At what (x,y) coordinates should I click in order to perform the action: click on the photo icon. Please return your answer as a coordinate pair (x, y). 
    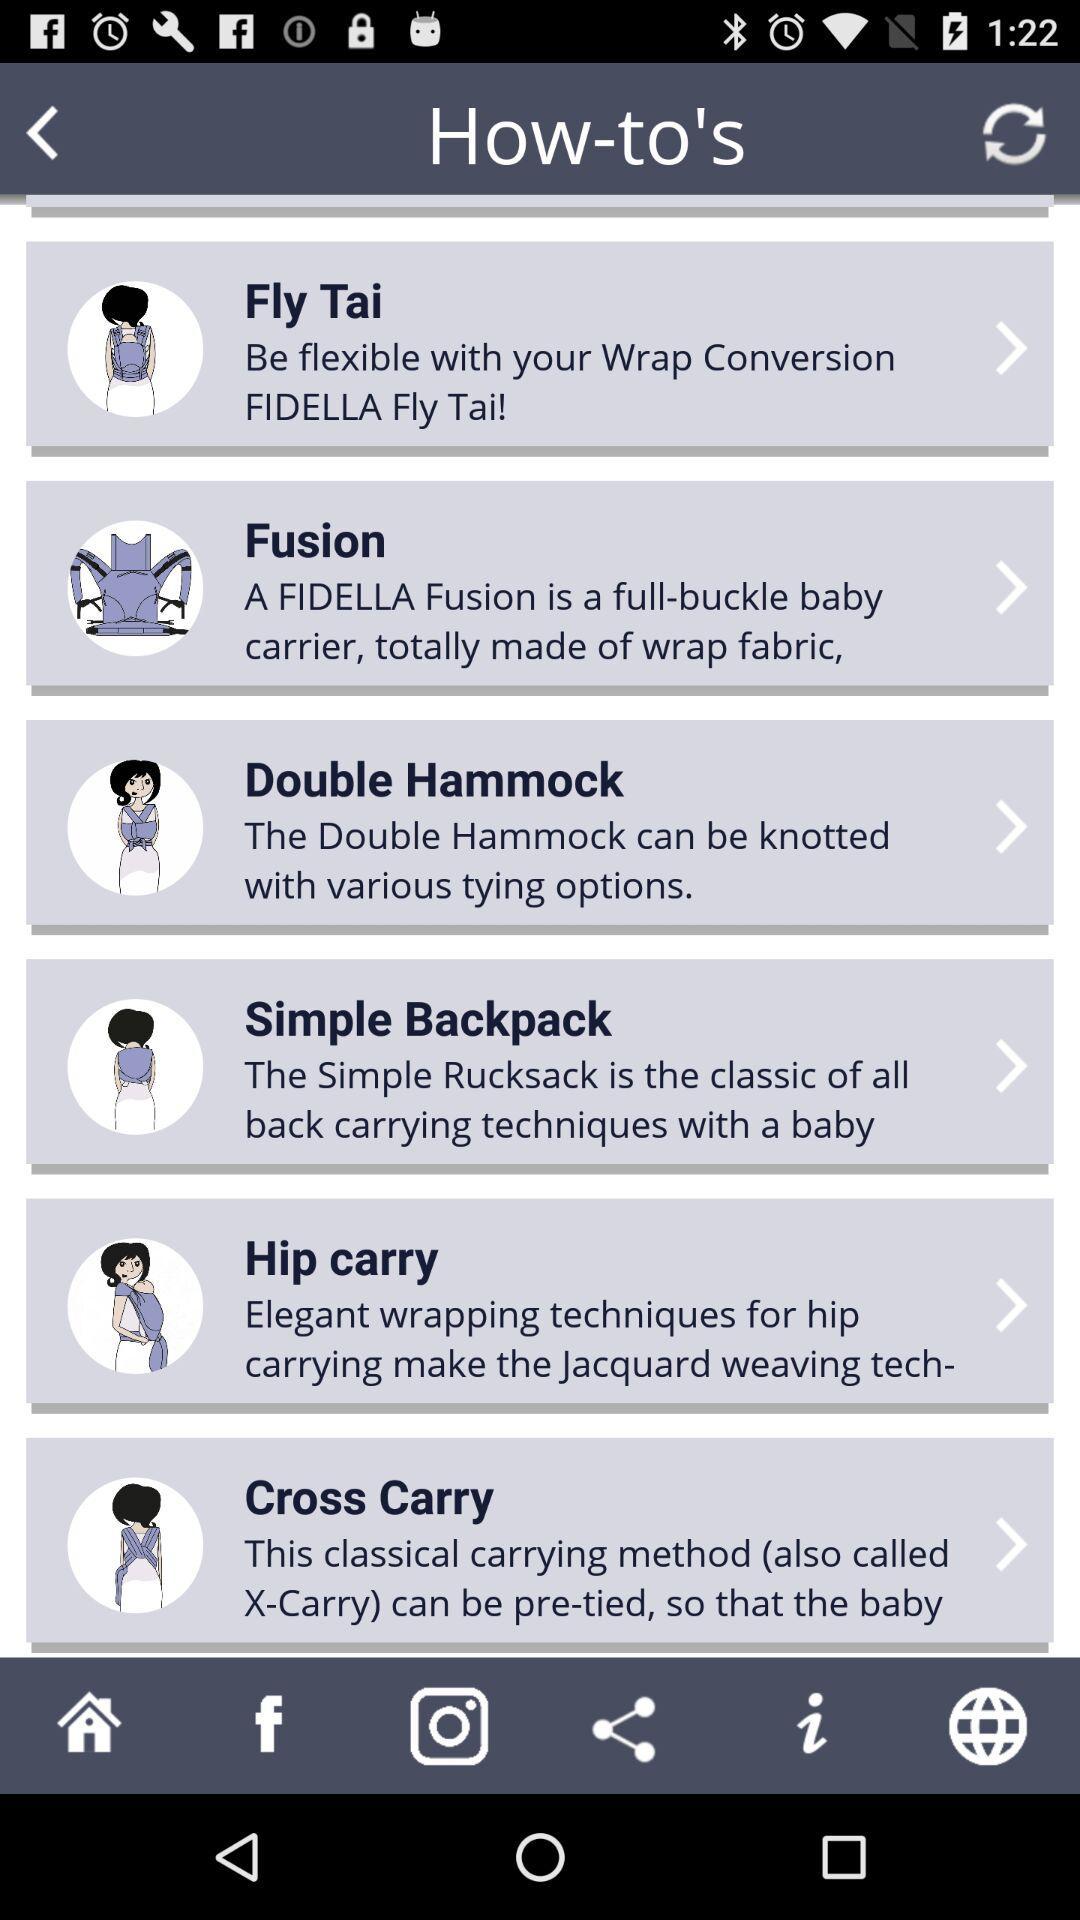
    Looking at the image, I should click on (450, 1846).